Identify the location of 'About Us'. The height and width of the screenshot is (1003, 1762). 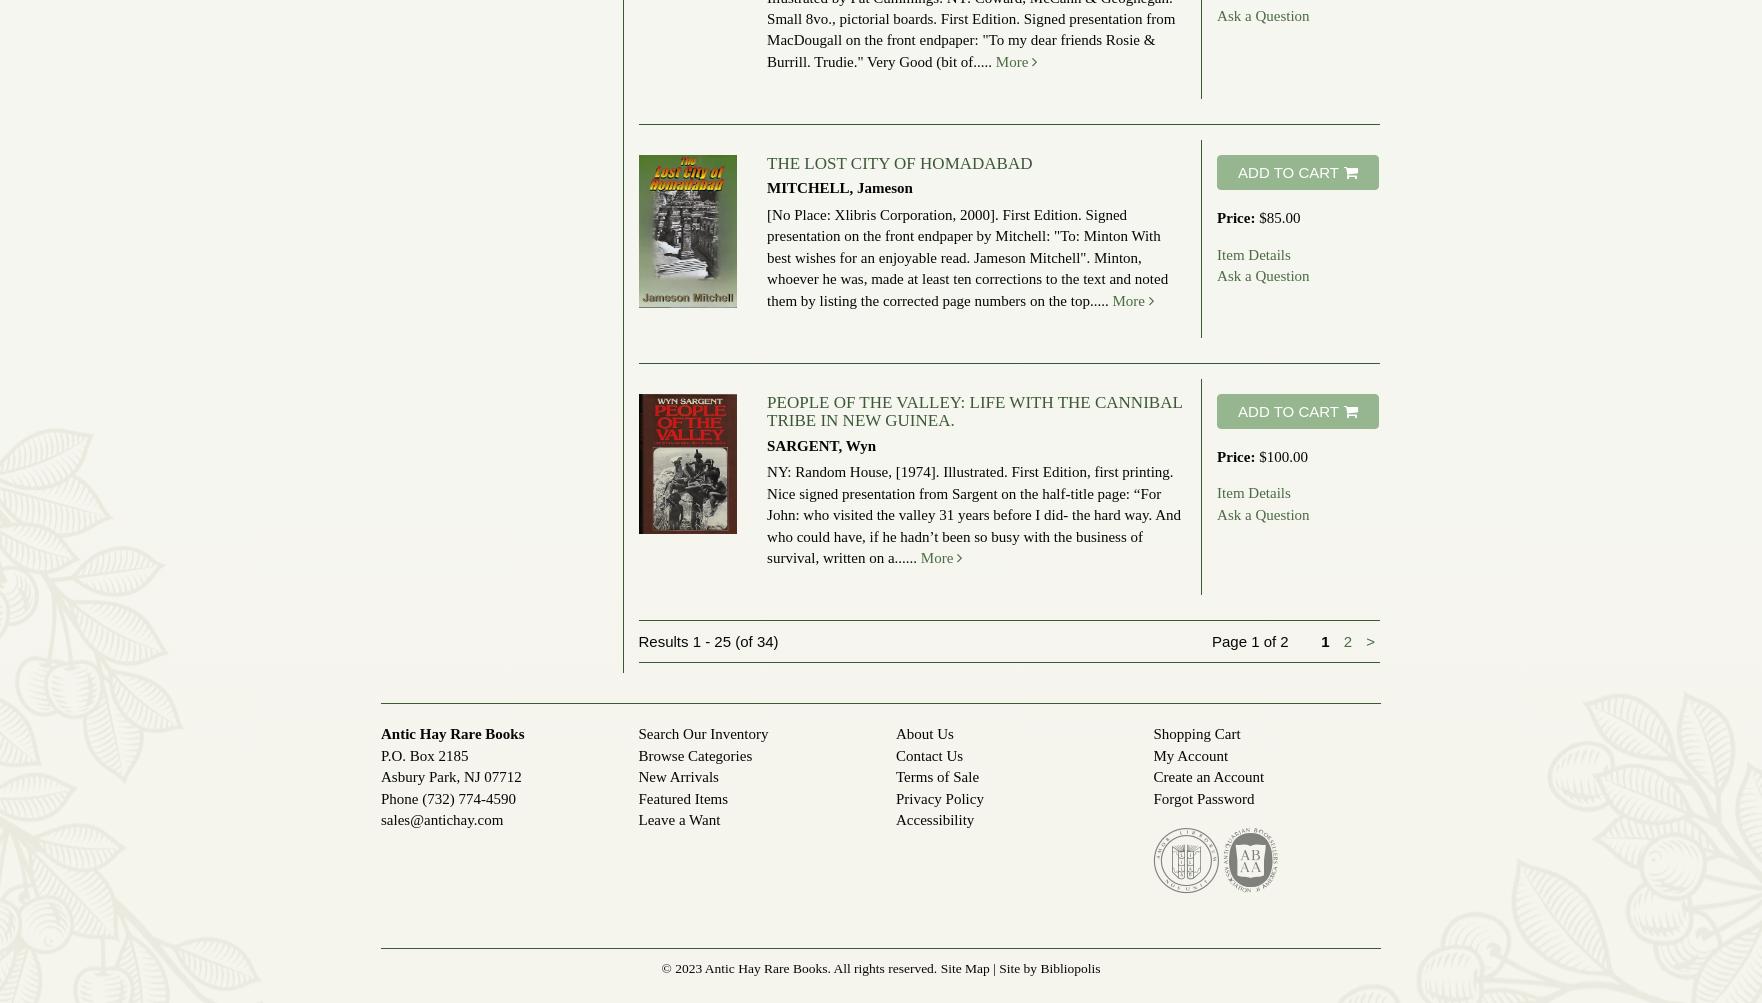
(924, 732).